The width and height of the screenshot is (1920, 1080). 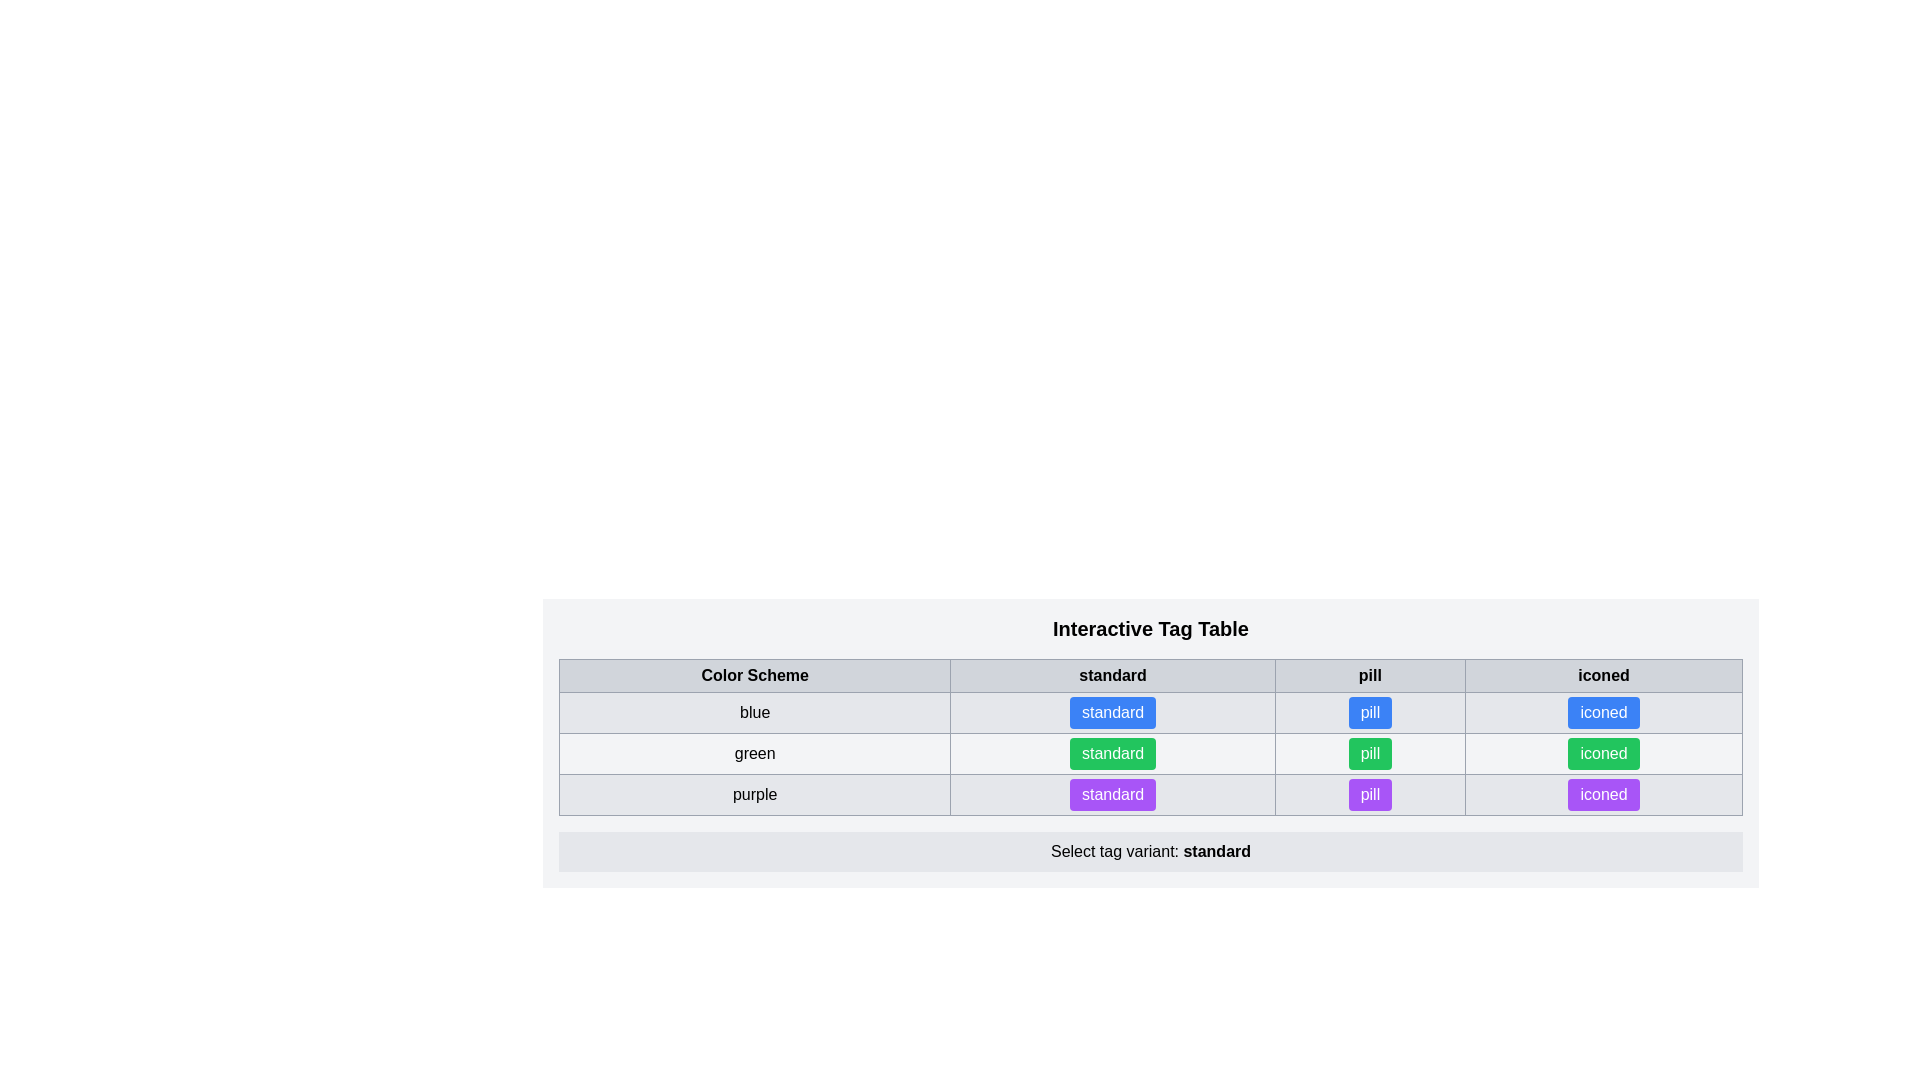 What do you see at coordinates (1151, 793) in the screenshot?
I see `the interactive button that activates the 'standard' option in the 'purple' color theme, located in the third row of the table structure` at bounding box center [1151, 793].